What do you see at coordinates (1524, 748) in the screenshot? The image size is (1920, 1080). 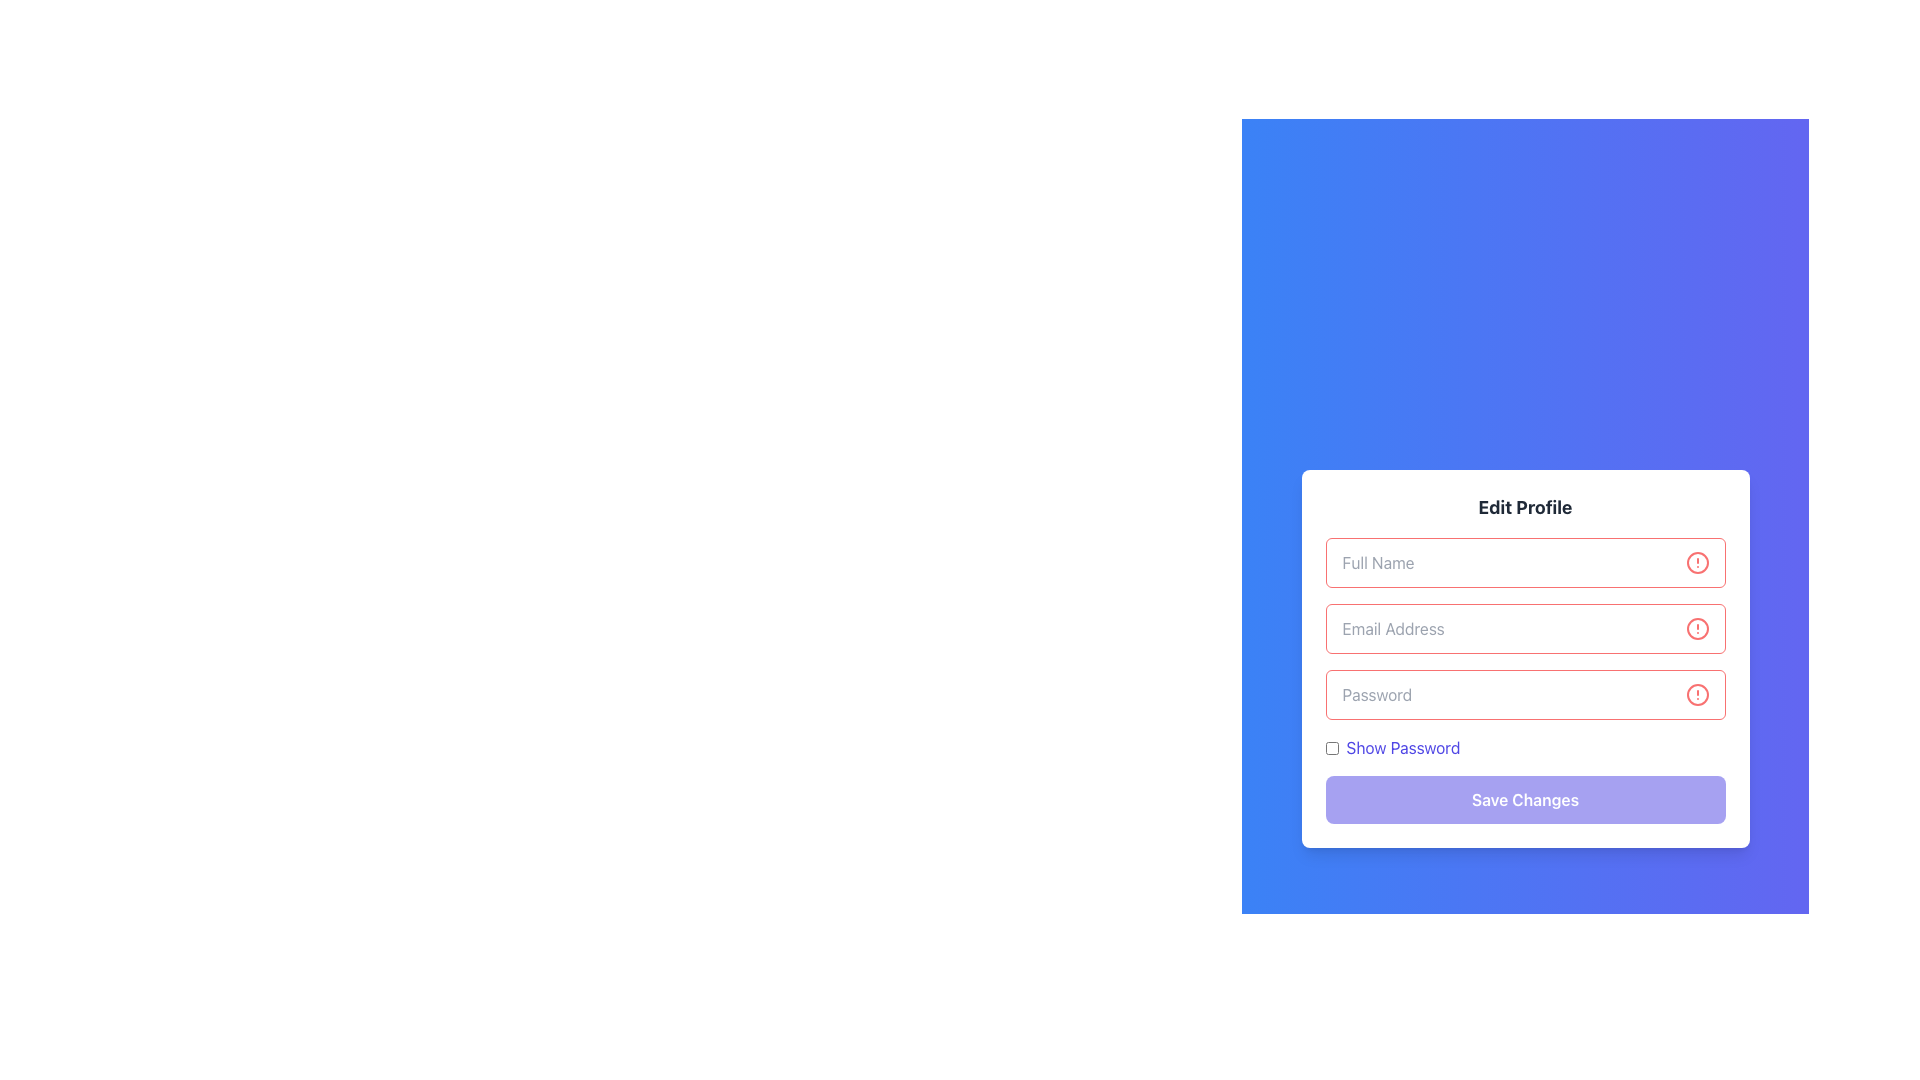 I see `the checkbox` at bounding box center [1524, 748].